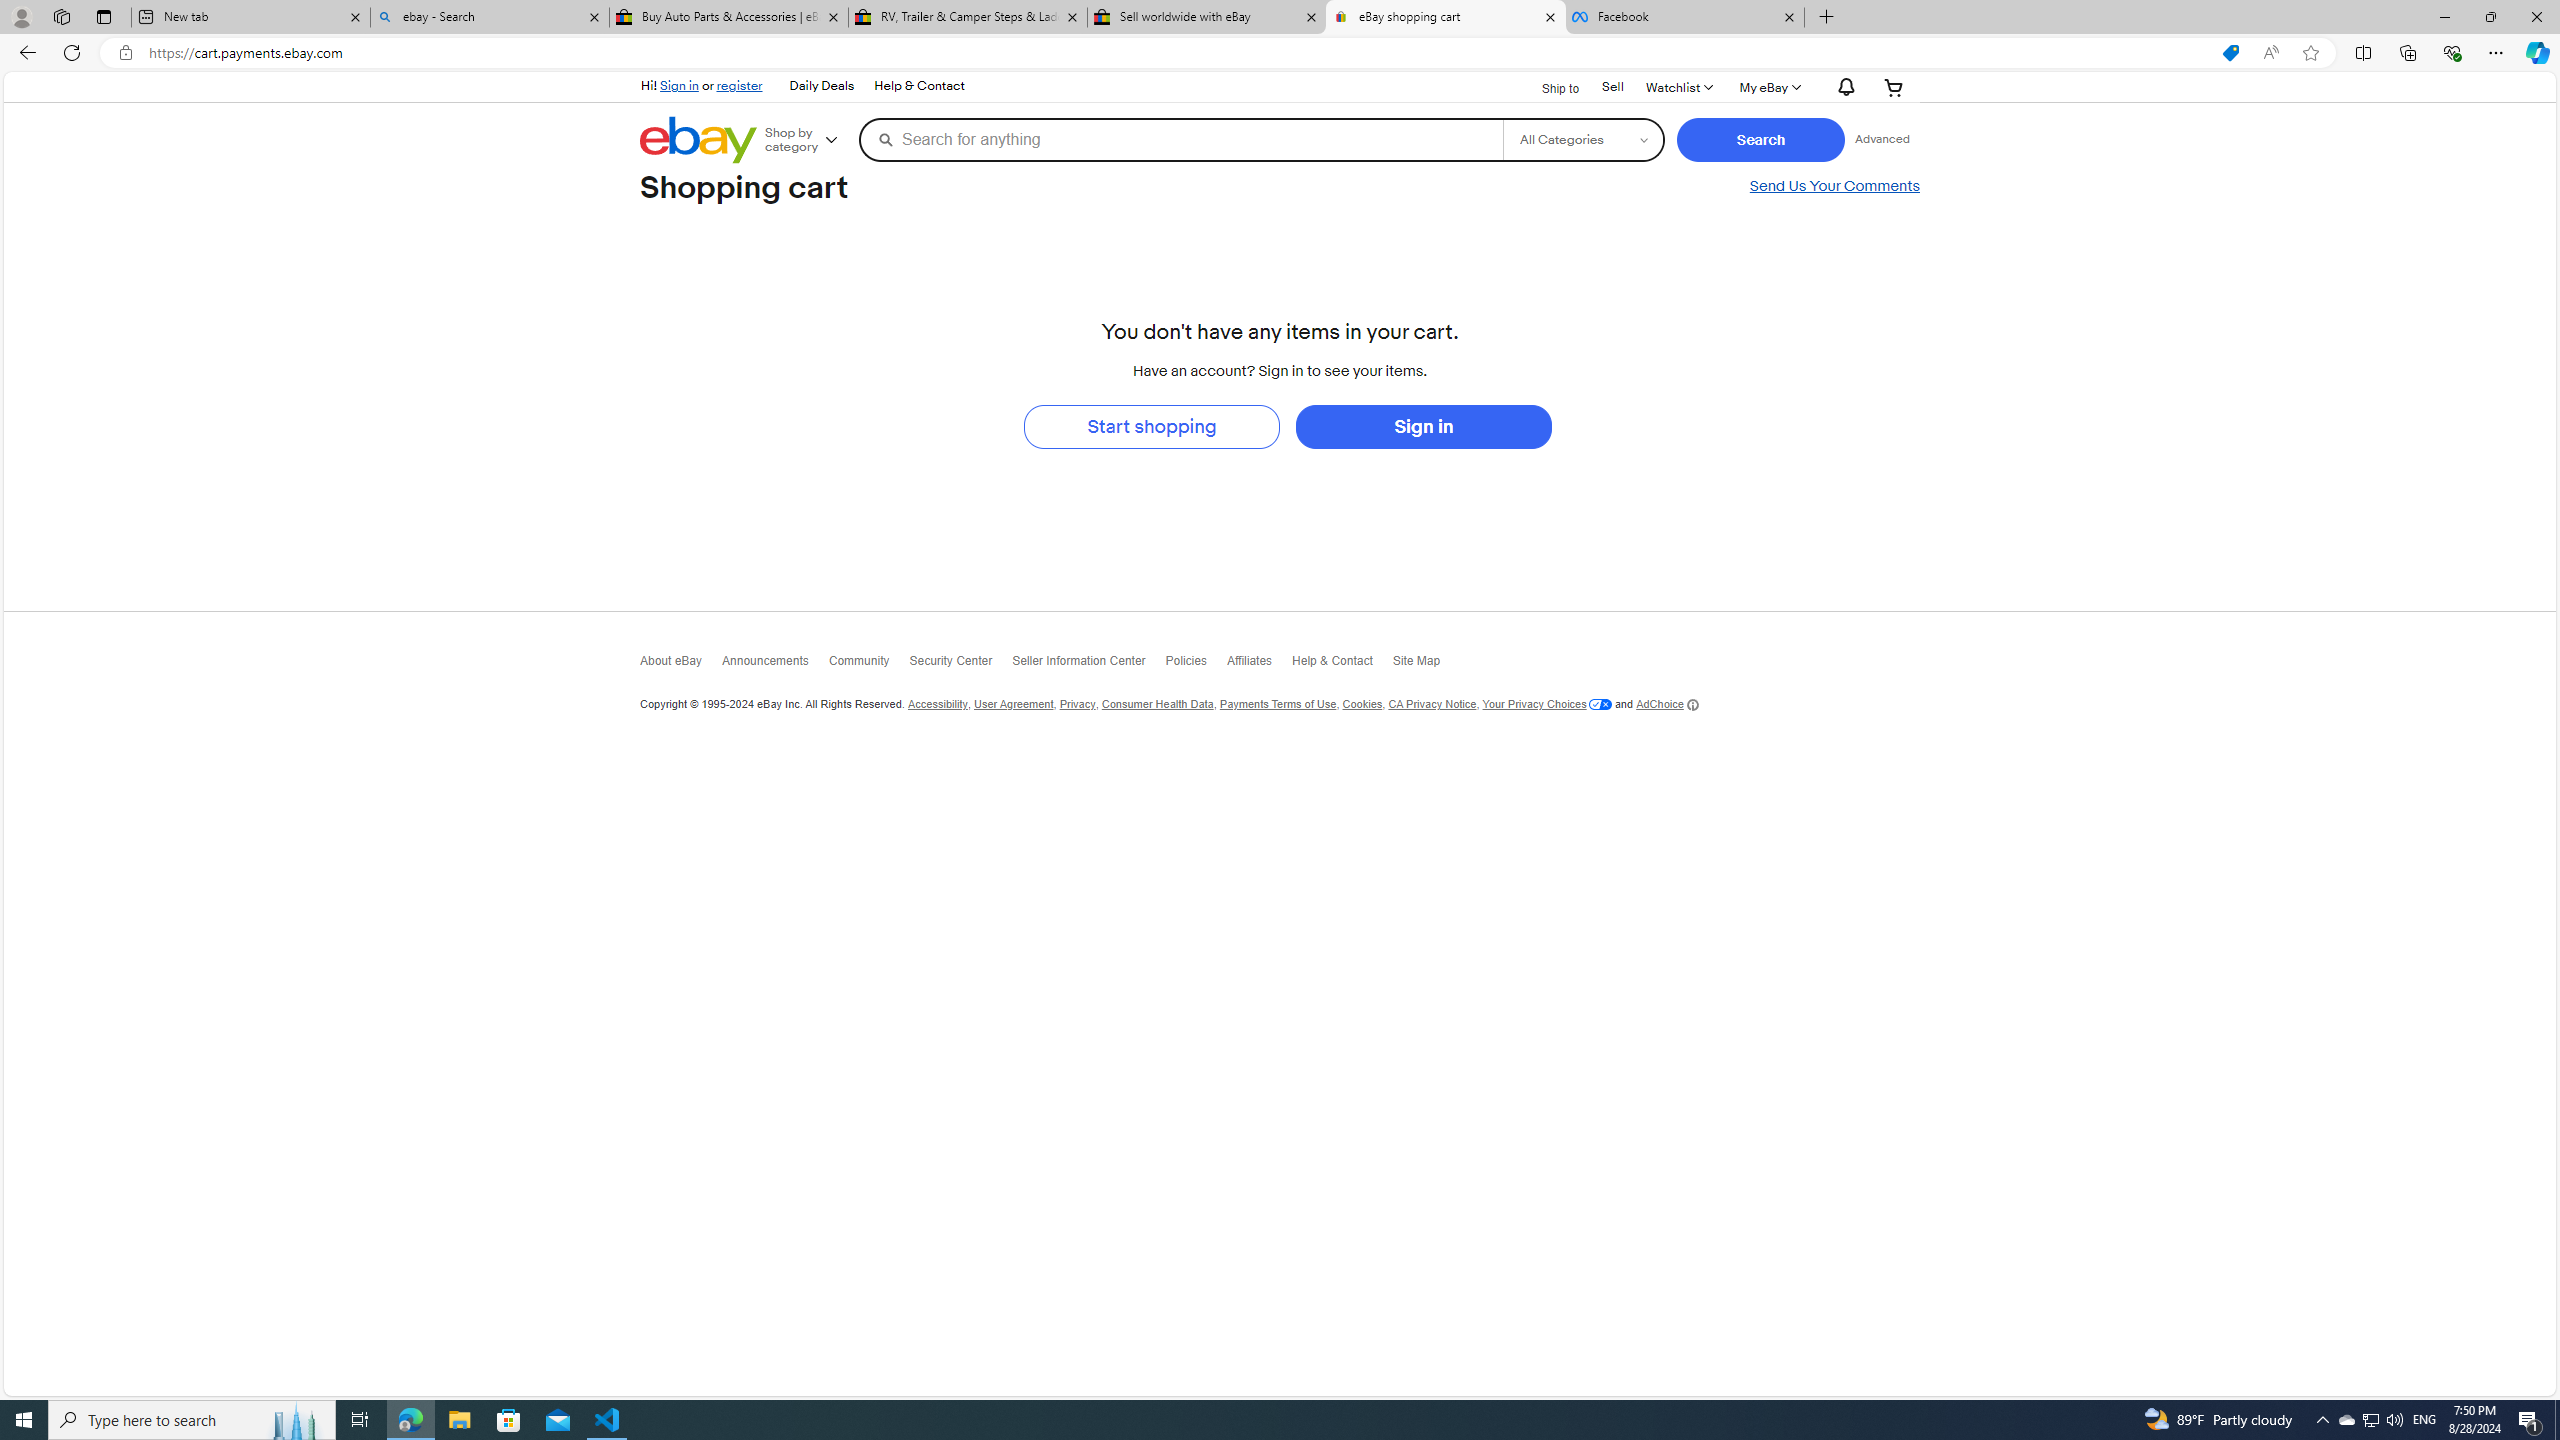  I want to click on 'User Agreement', so click(1012, 704).